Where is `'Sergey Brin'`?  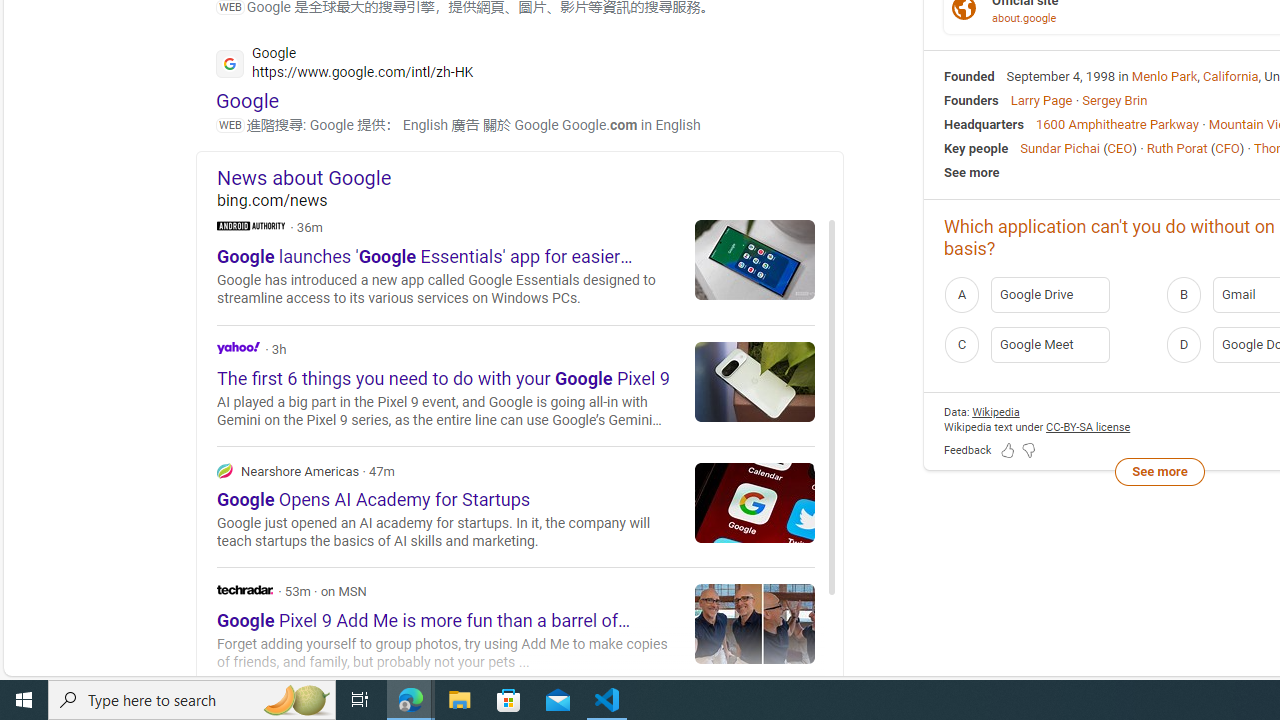 'Sergey Brin' is located at coordinates (1113, 100).